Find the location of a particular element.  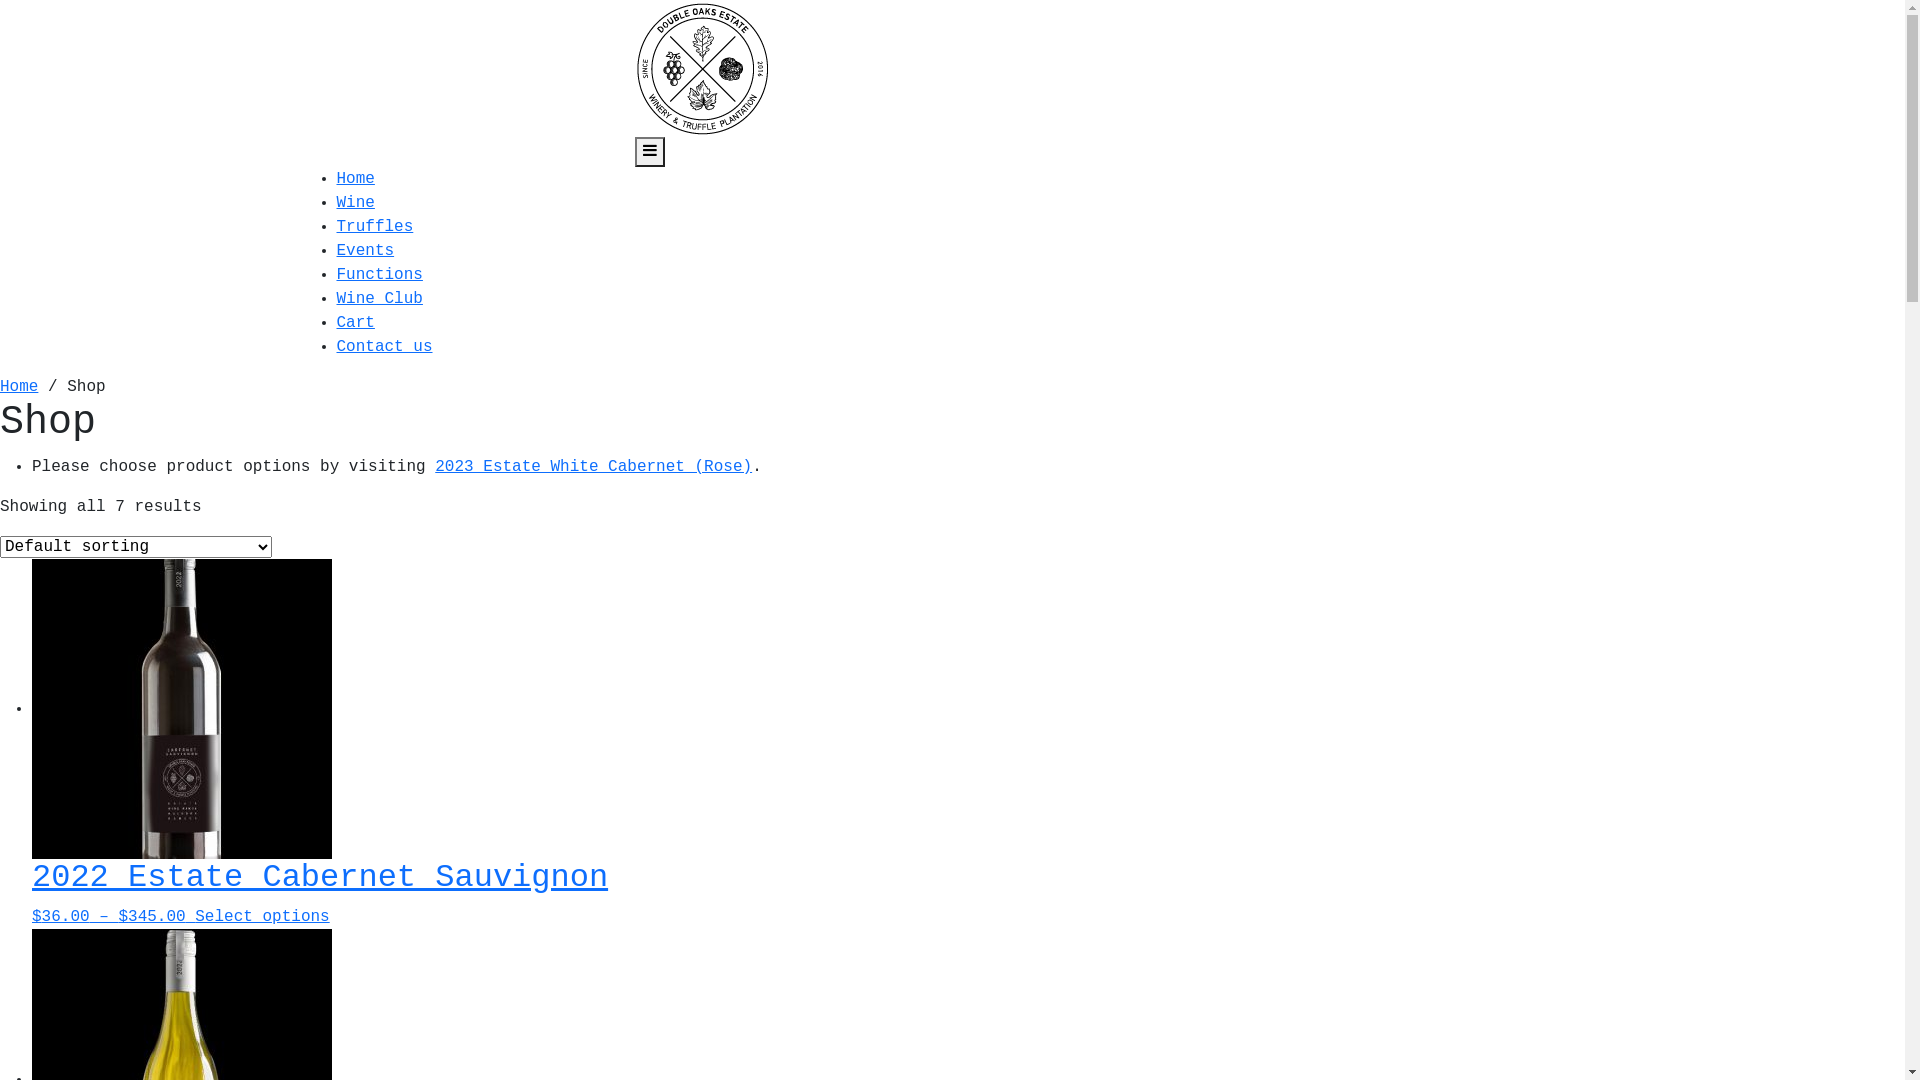

'Functions' is located at coordinates (379, 274).